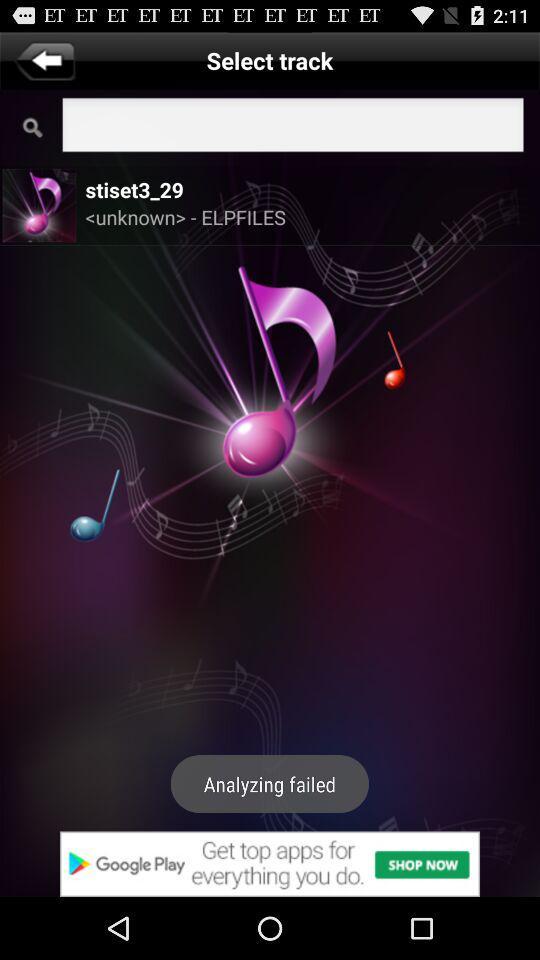 This screenshot has height=960, width=540. I want to click on go back, so click(44, 59).